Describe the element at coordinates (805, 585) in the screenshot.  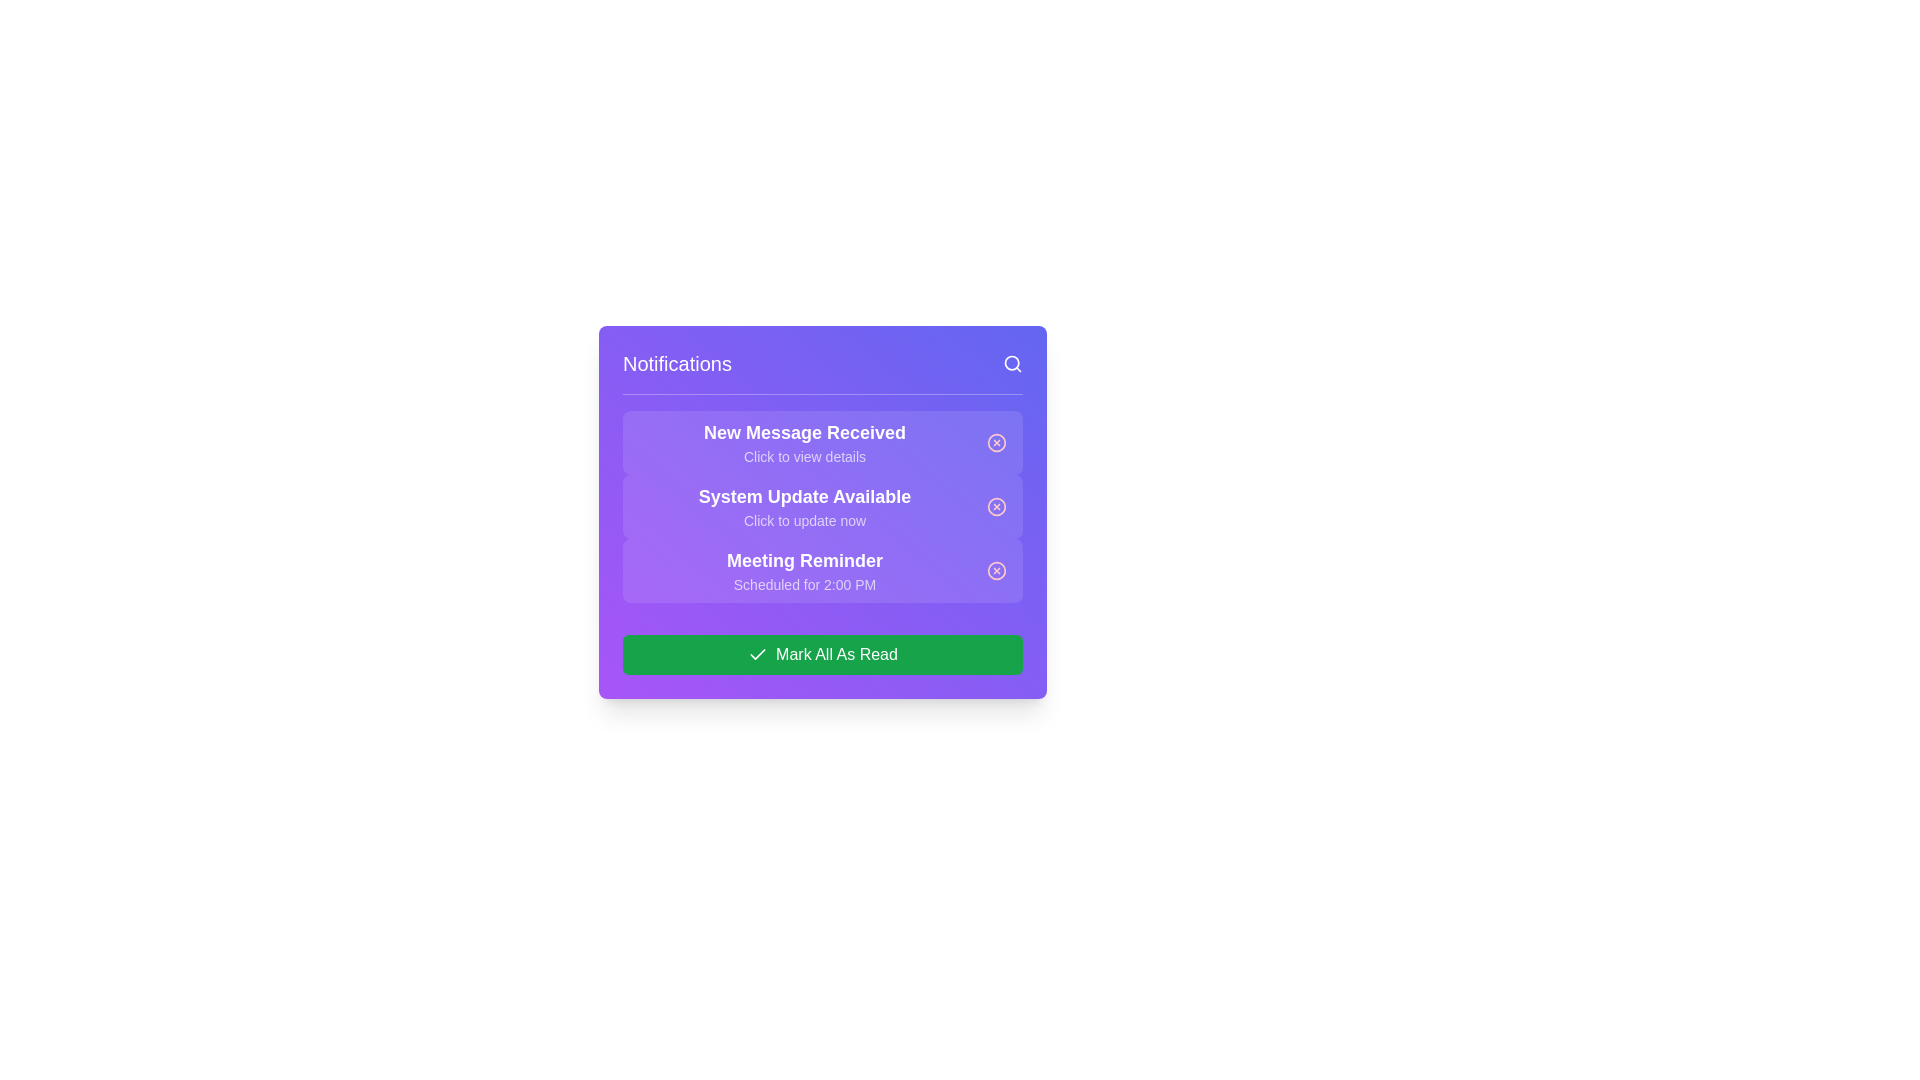
I see `information displayed in the text element that shows 'Scheduled for 2:00 PM', which is located below the 'Meeting Reminder' label in a purple notification box` at that location.